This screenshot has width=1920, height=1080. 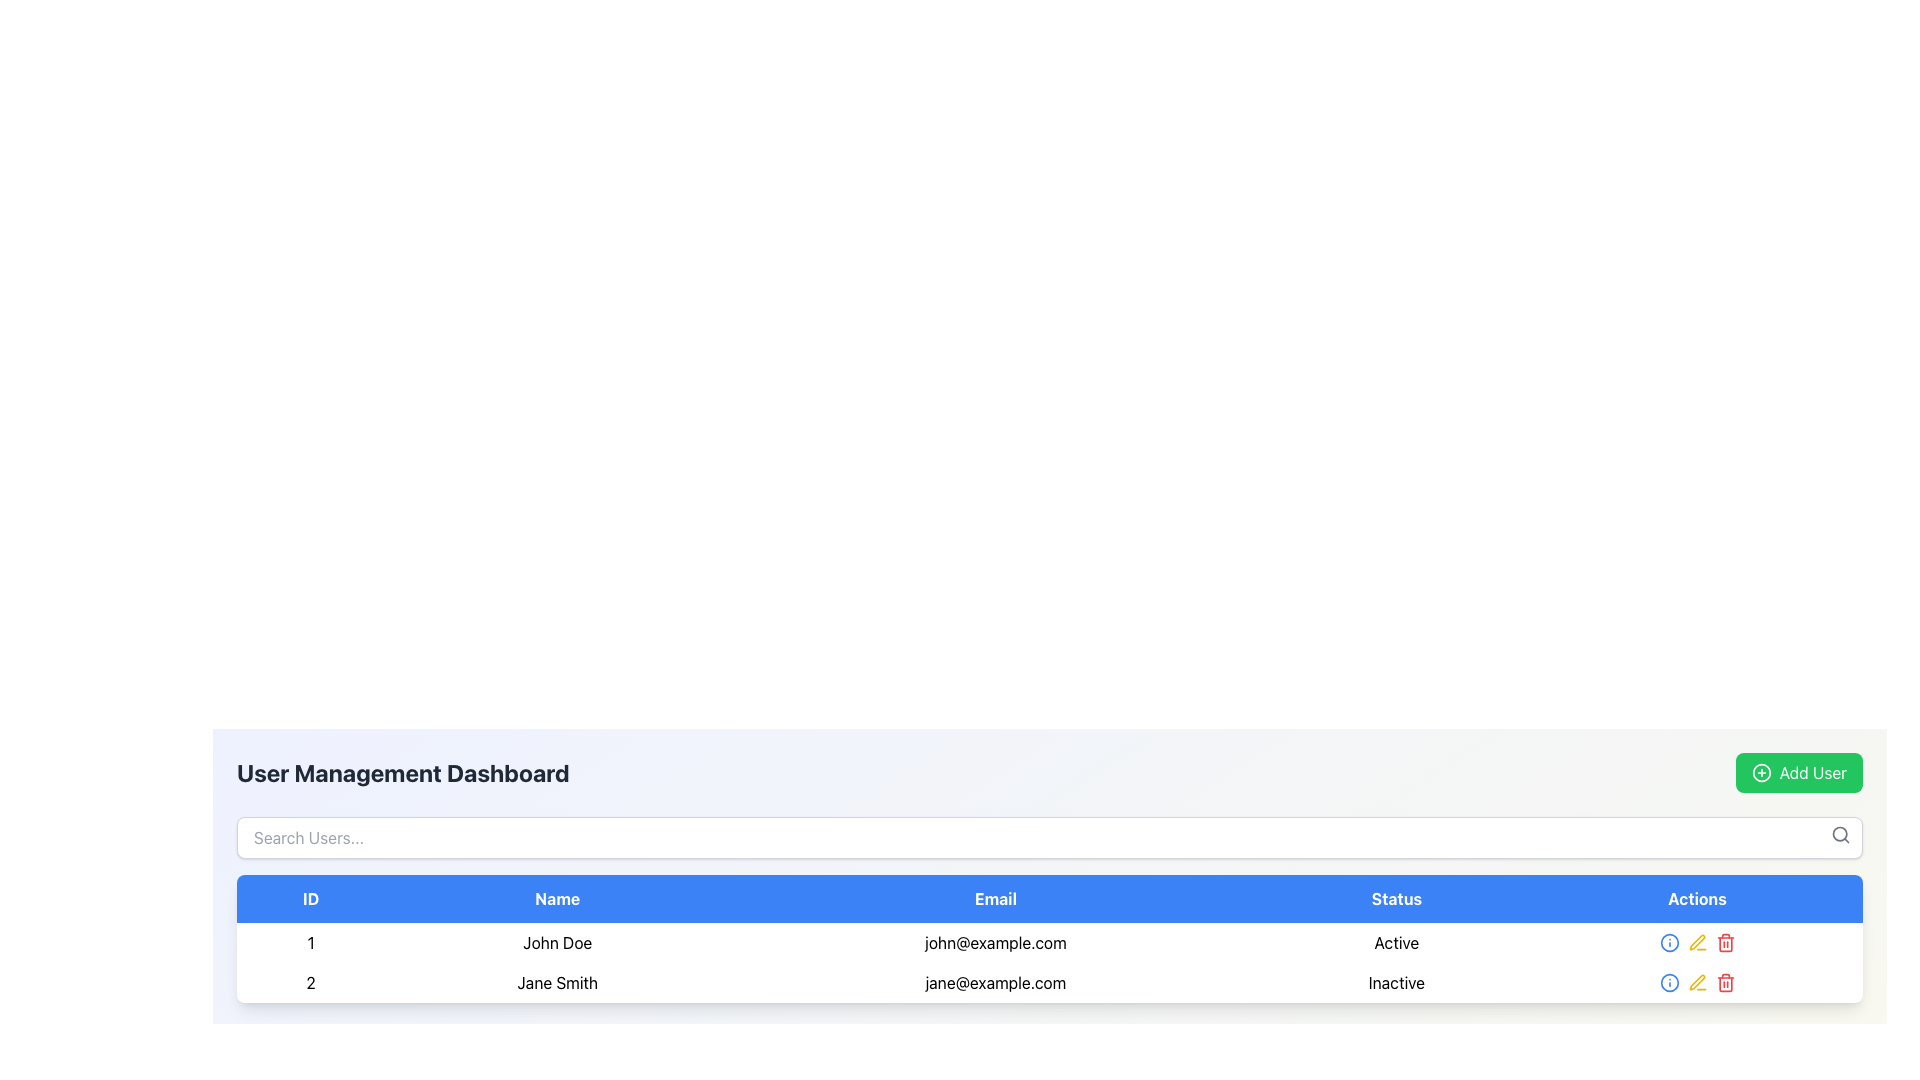 I want to click on the 'Active' text label in the 'Status' column of the table, which indicates the status of the entity, so click(x=1395, y=942).